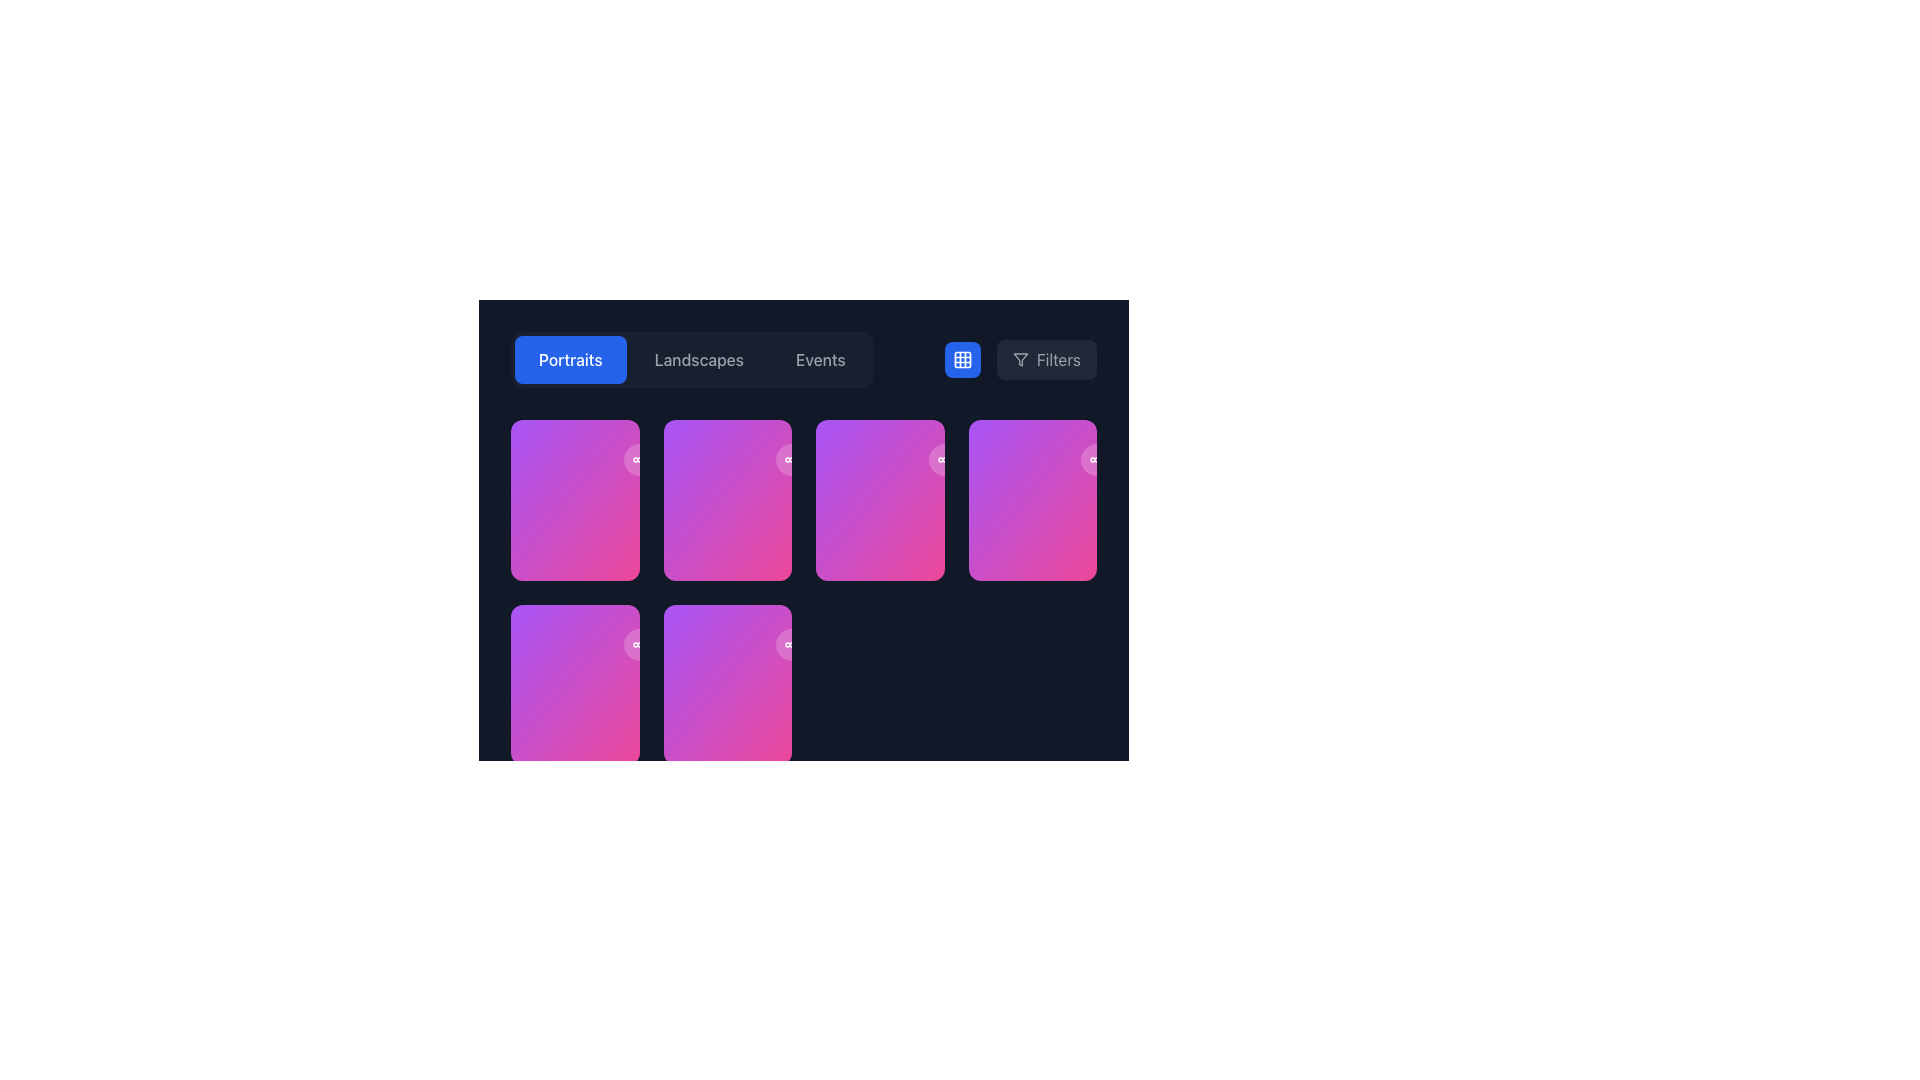 The width and height of the screenshot is (1920, 1080). What do you see at coordinates (574, 499) in the screenshot?
I see `the interactive card located in the first row and first column of the grid layout` at bounding box center [574, 499].